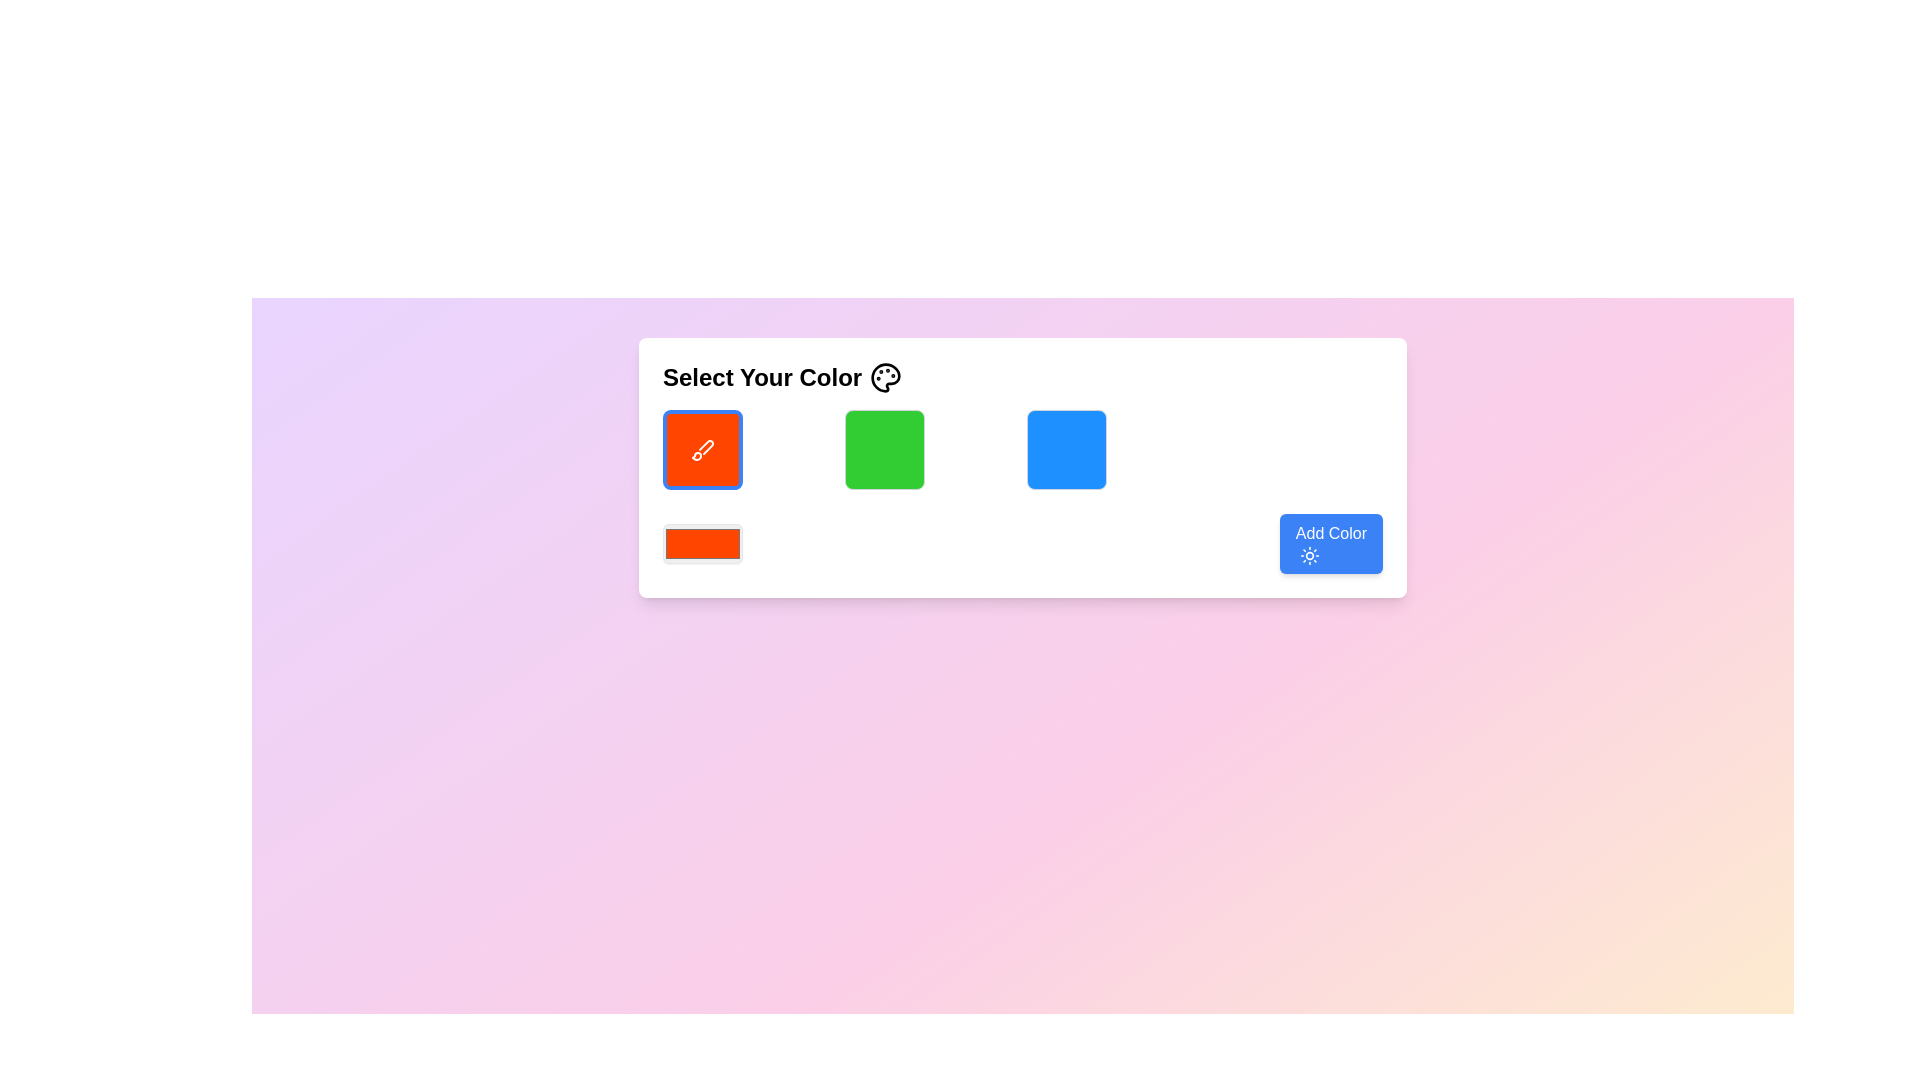  Describe the element at coordinates (885, 378) in the screenshot. I see `the color-picking icon located in the top-right corner of the white rectangular card next to the 'Select Your Color' text` at that location.